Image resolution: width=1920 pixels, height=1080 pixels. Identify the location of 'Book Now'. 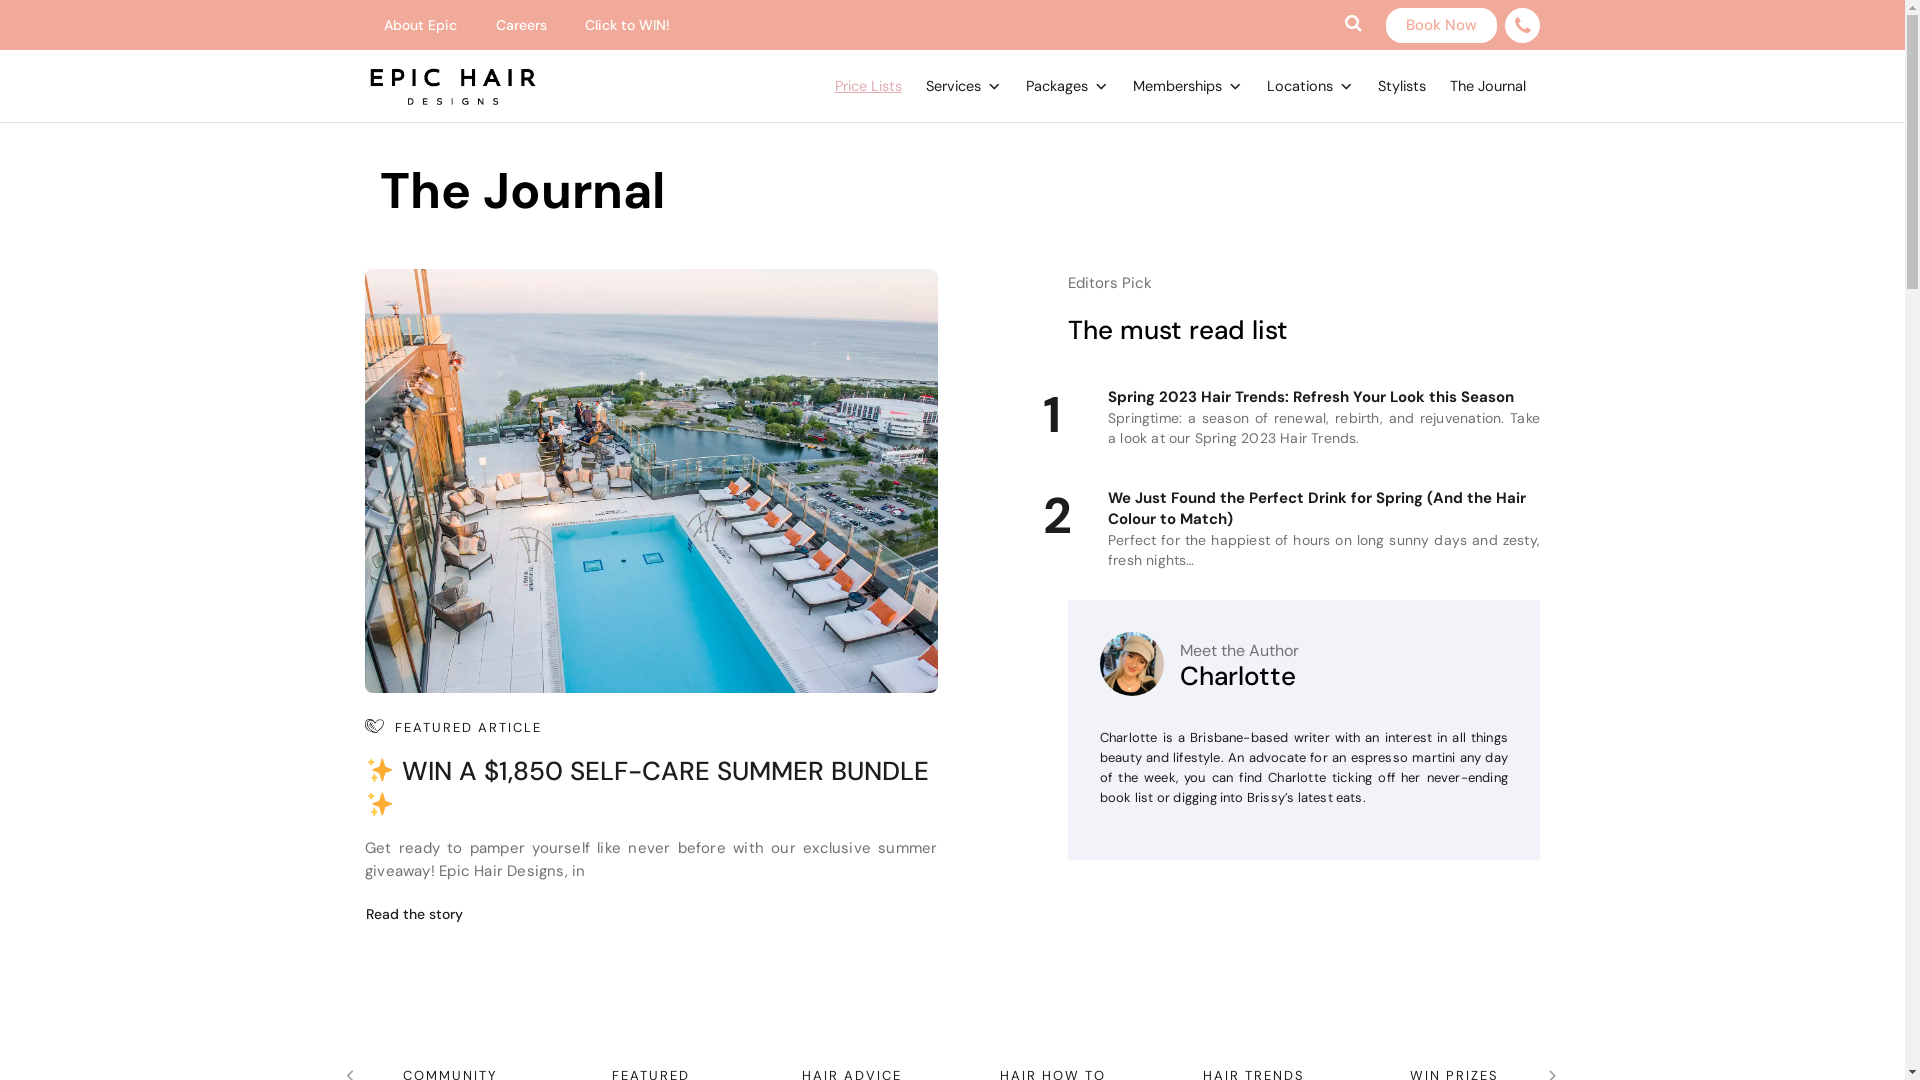
(1441, 25).